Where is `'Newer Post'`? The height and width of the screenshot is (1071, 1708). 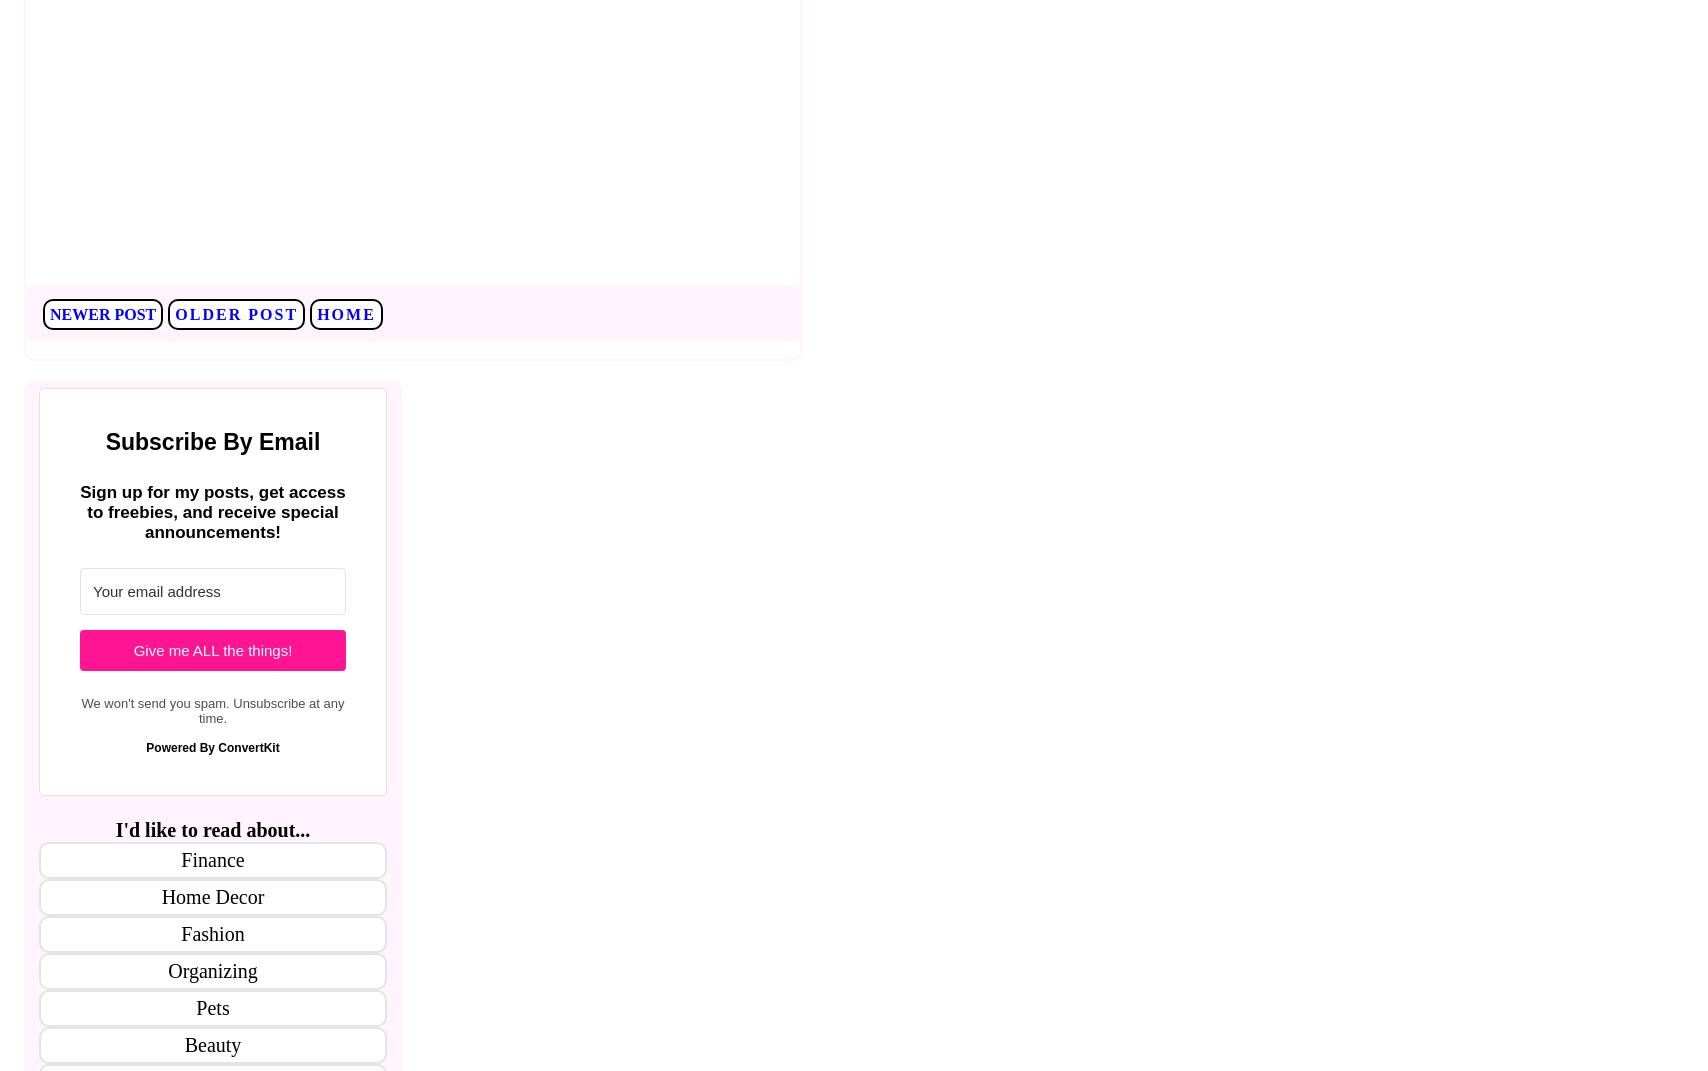 'Newer Post' is located at coordinates (102, 313).